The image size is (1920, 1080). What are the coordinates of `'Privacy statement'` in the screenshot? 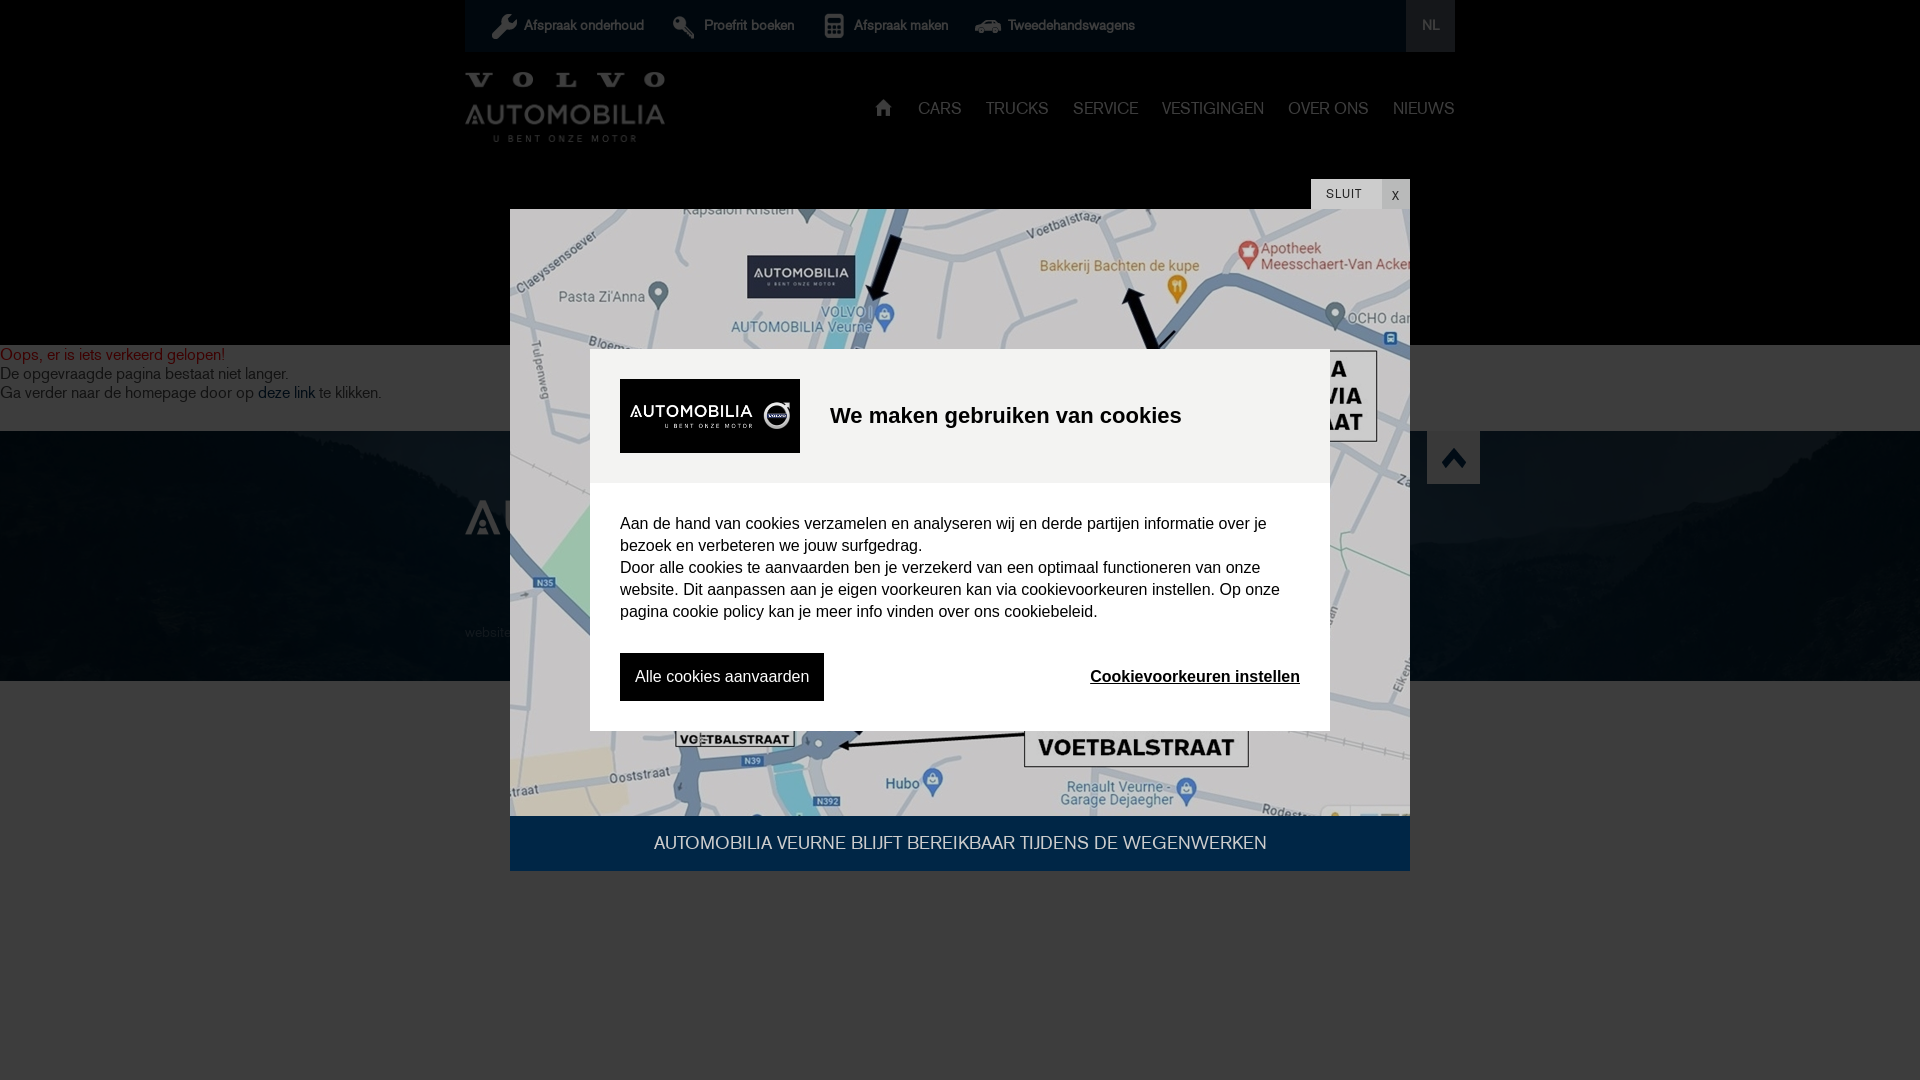 It's located at (768, 632).